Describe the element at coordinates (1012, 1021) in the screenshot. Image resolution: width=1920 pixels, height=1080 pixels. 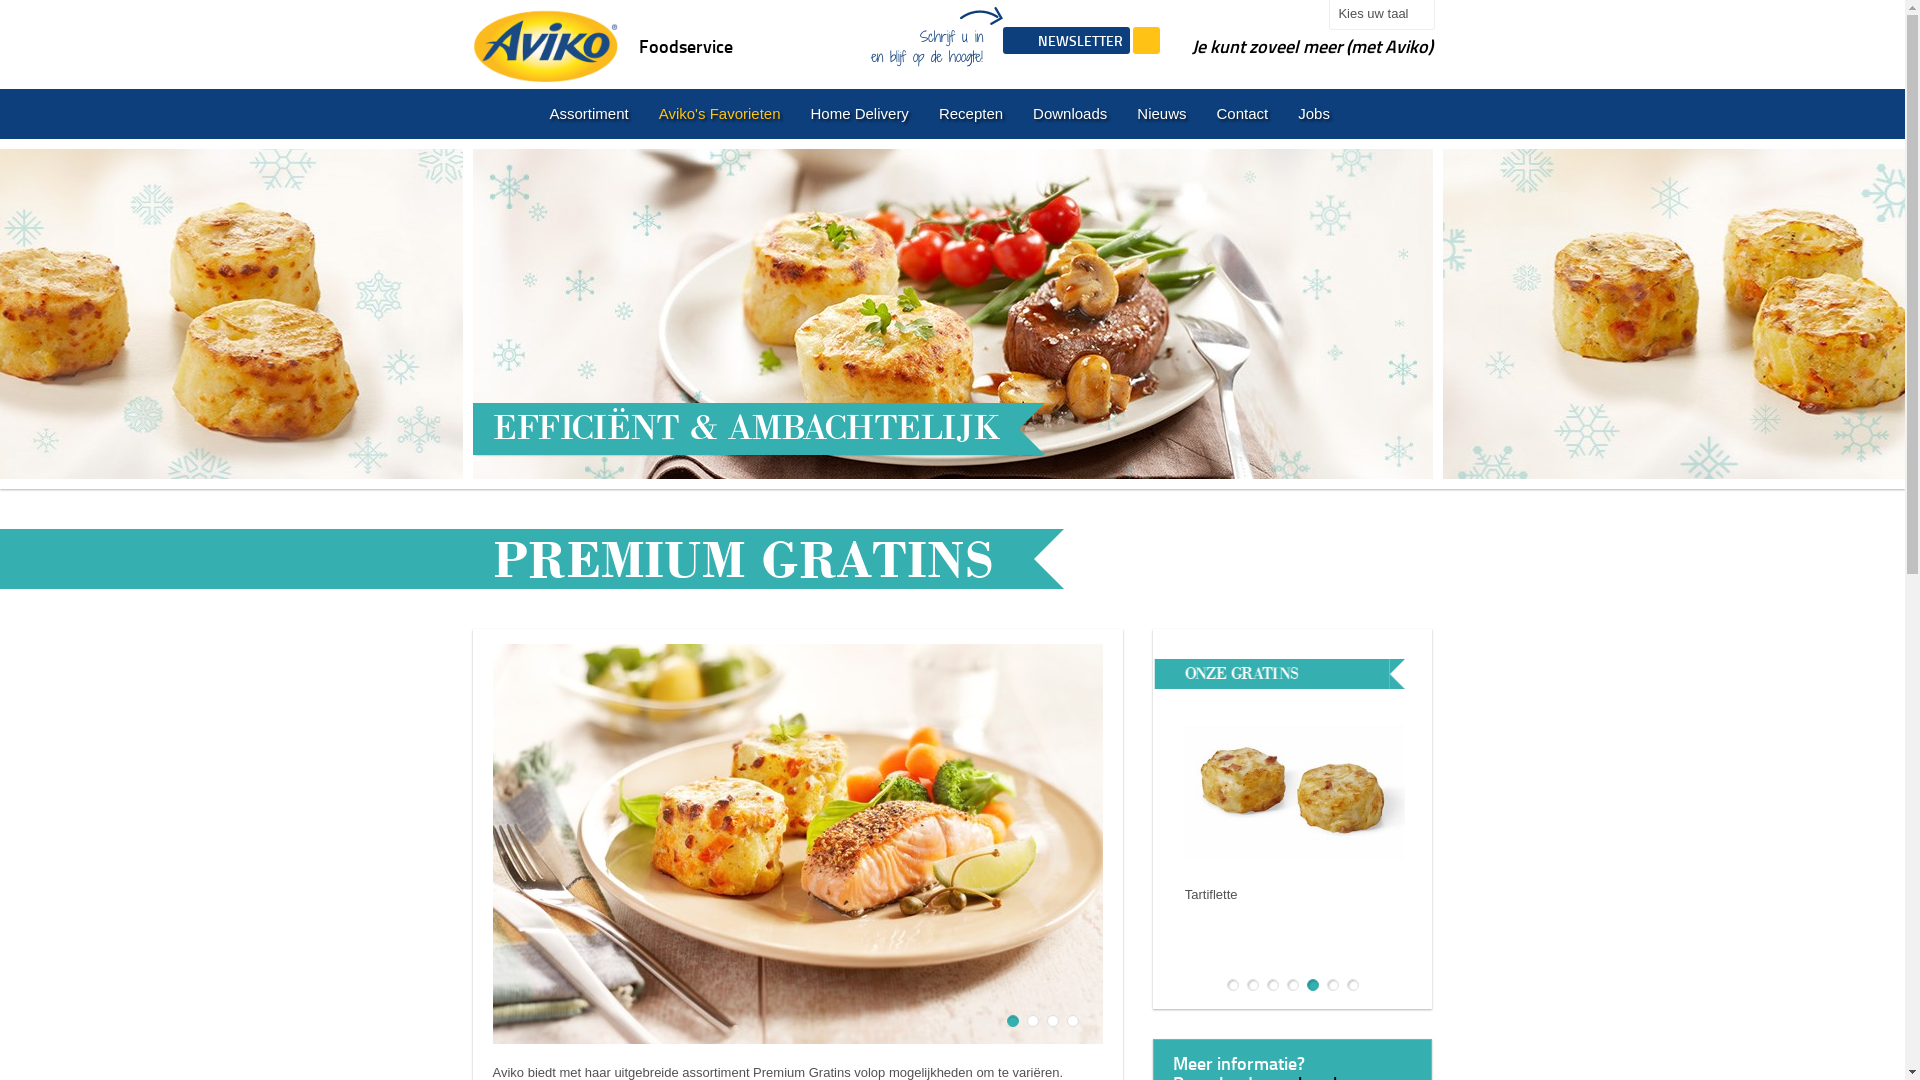
I see `'1'` at that location.